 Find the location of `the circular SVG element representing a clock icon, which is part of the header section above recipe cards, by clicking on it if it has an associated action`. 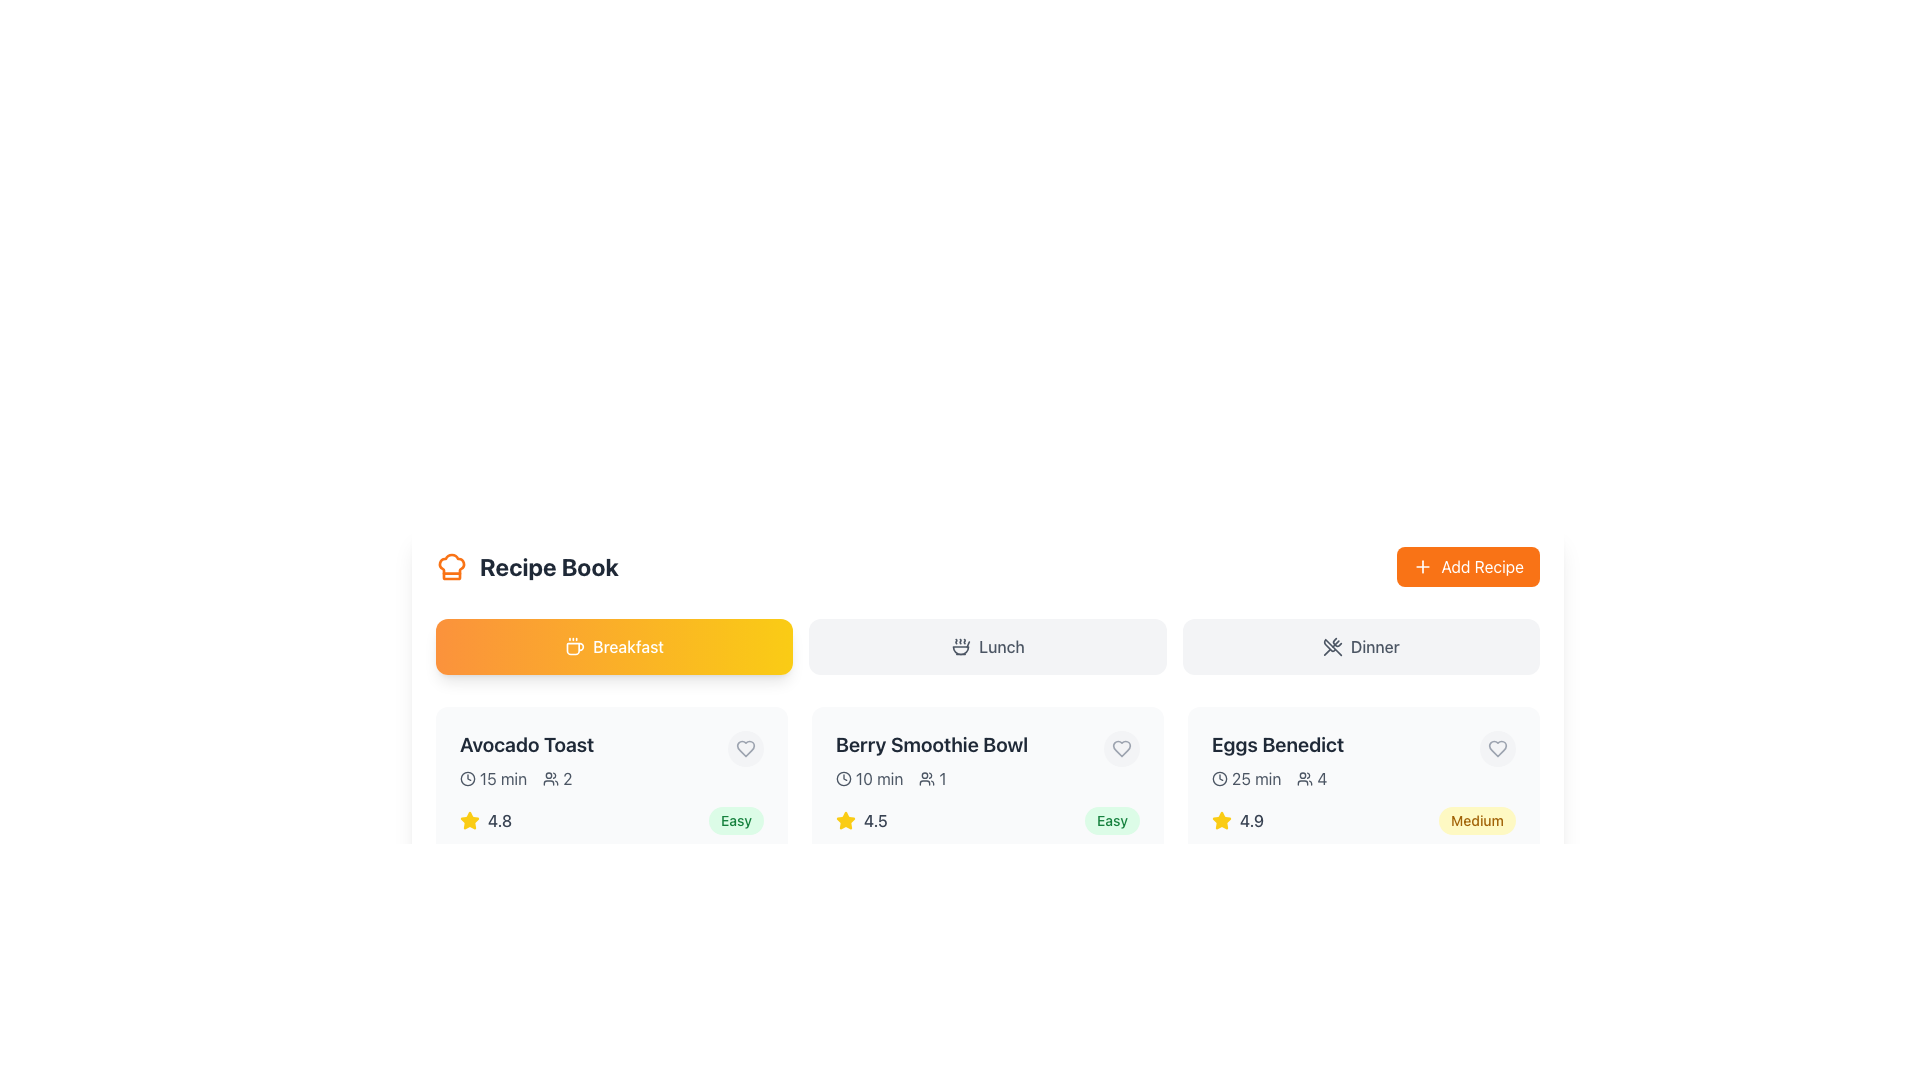

the circular SVG element representing a clock icon, which is part of the header section above recipe cards, by clicking on it if it has an associated action is located at coordinates (844, 778).